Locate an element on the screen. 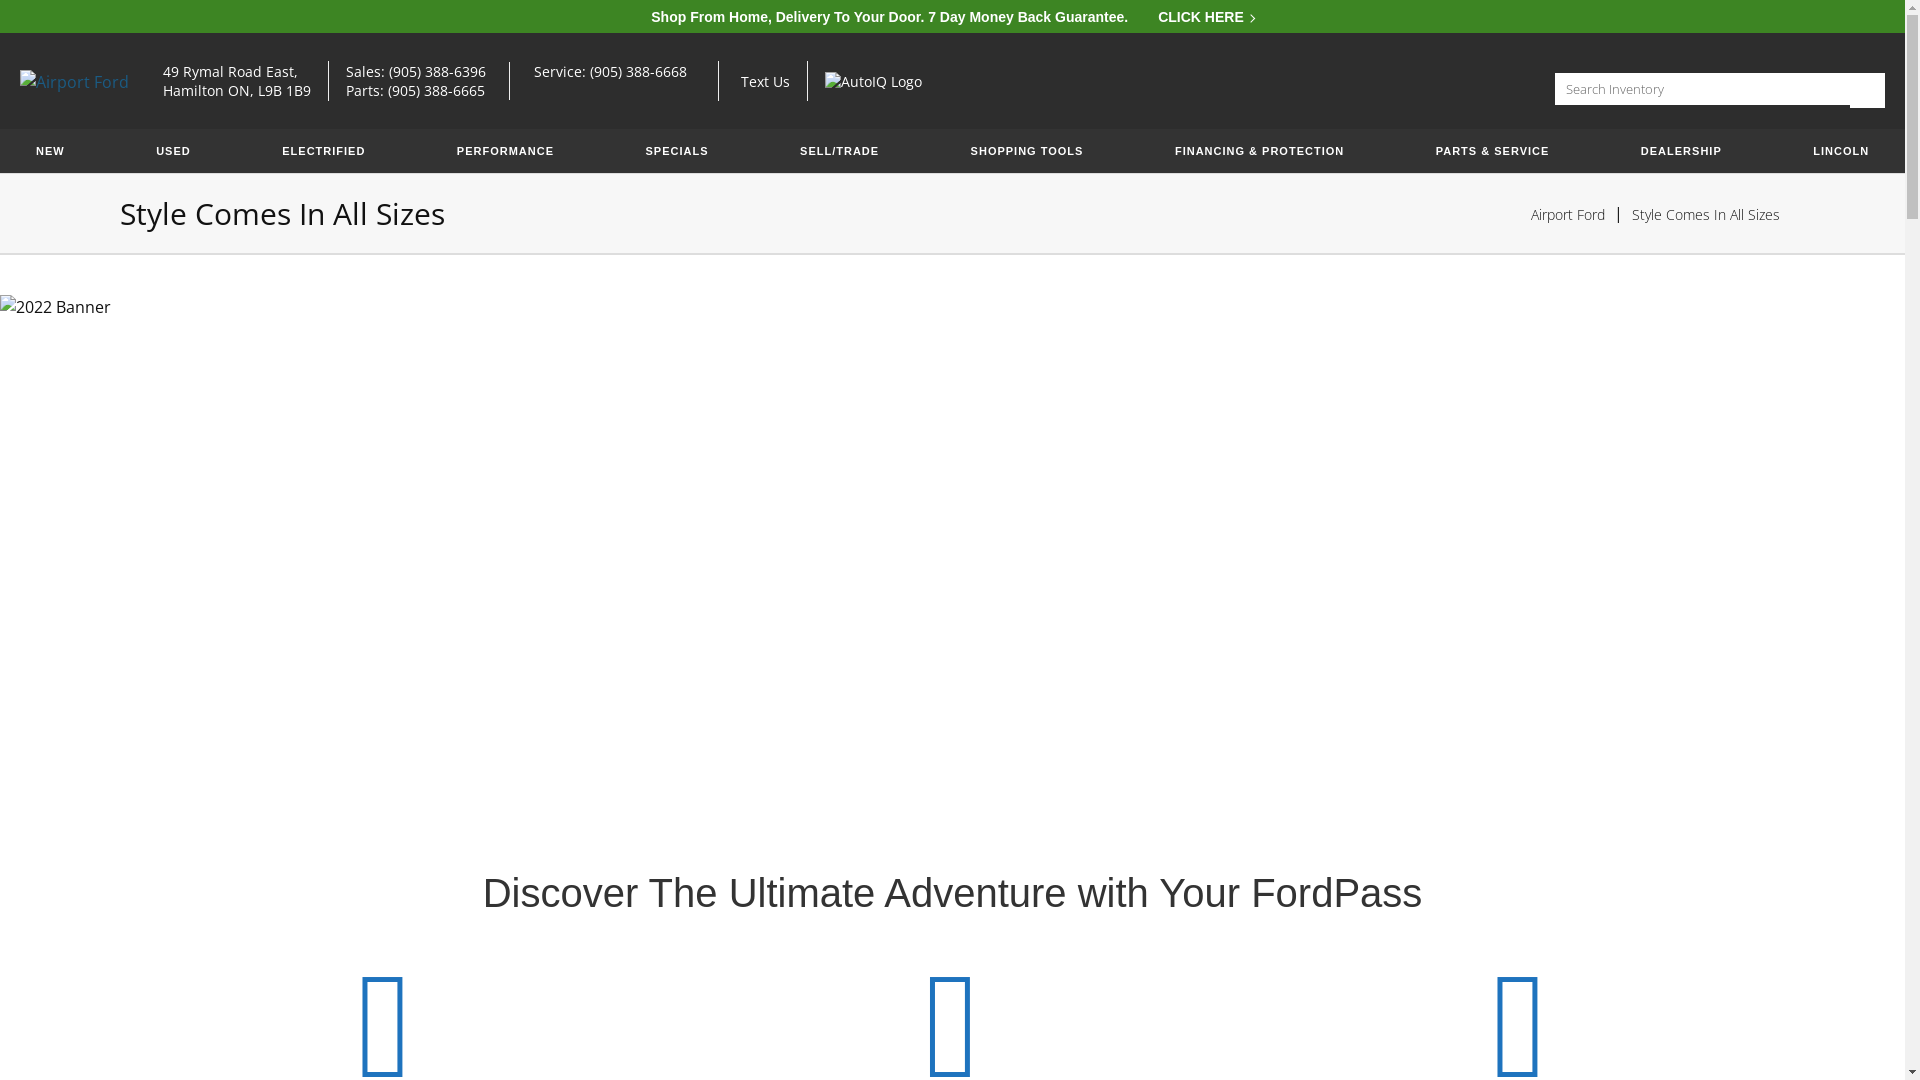  'ELECTRIFIED' is located at coordinates (323, 150).